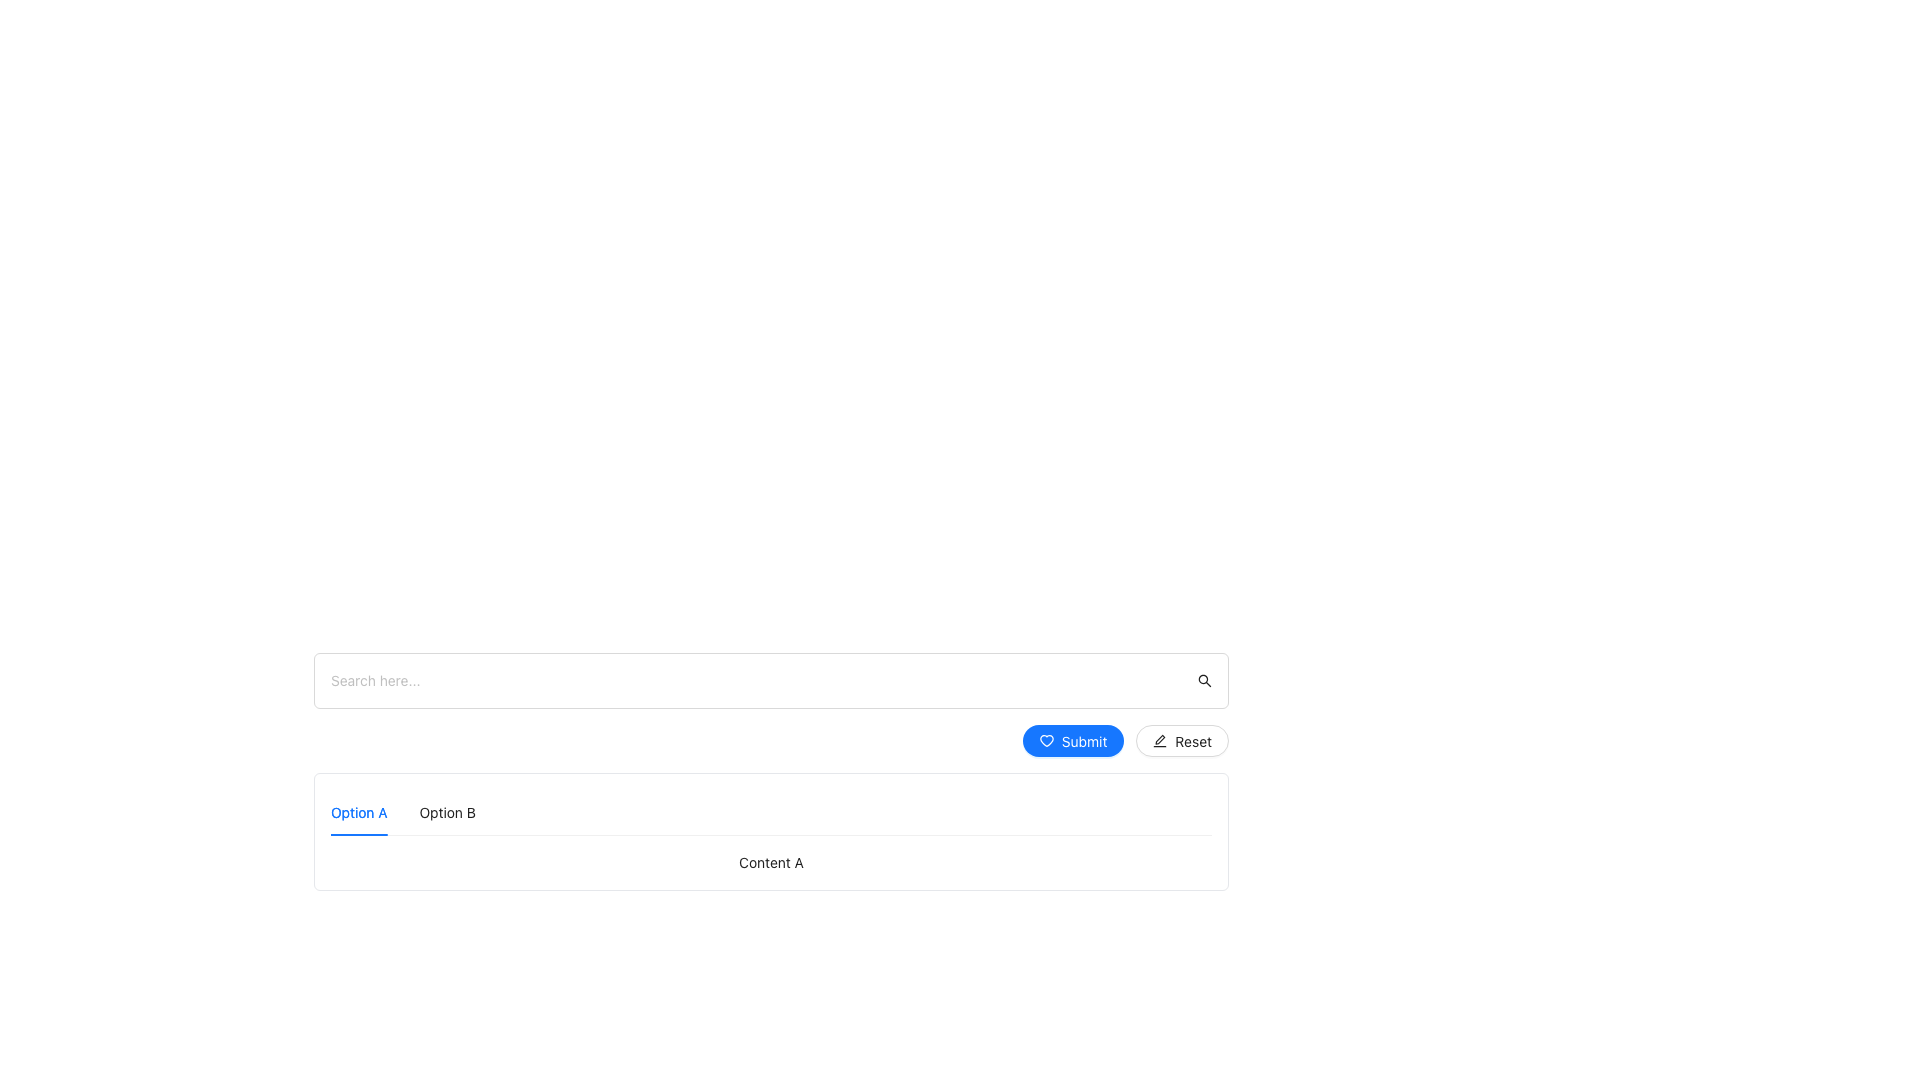 Image resolution: width=1920 pixels, height=1080 pixels. What do you see at coordinates (1160, 740) in the screenshot?
I see `the icon within the 'Reset' button that indicates editing-related reset functionality` at bounding box center [1160, 740].